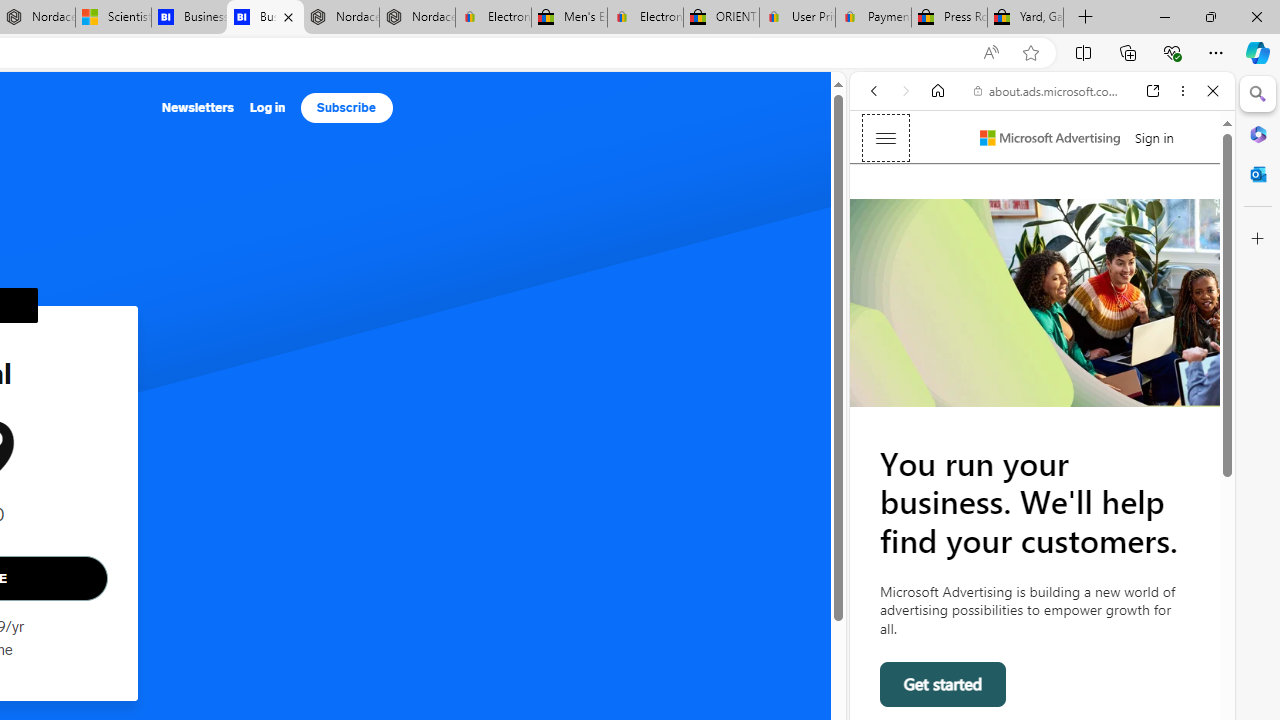 The width and height of the screenshot is (1280, 720). What do you see at coordinates (1257, 94) in the screenshot?
I see `'Minimize Search pane'` at bounding box center [1257, 94].